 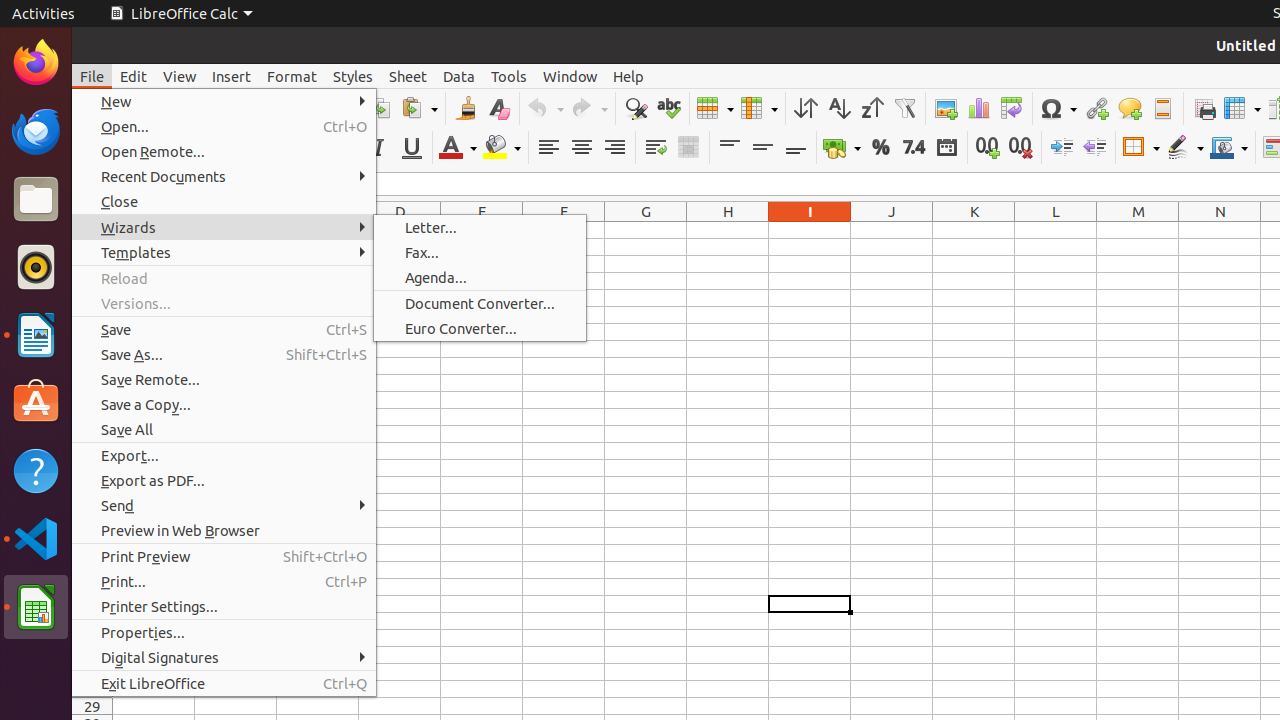 What do you see at coordinates (871, 108) in the screenshot?
I see `'Sort Descending'` at bounding box center [871, 108].